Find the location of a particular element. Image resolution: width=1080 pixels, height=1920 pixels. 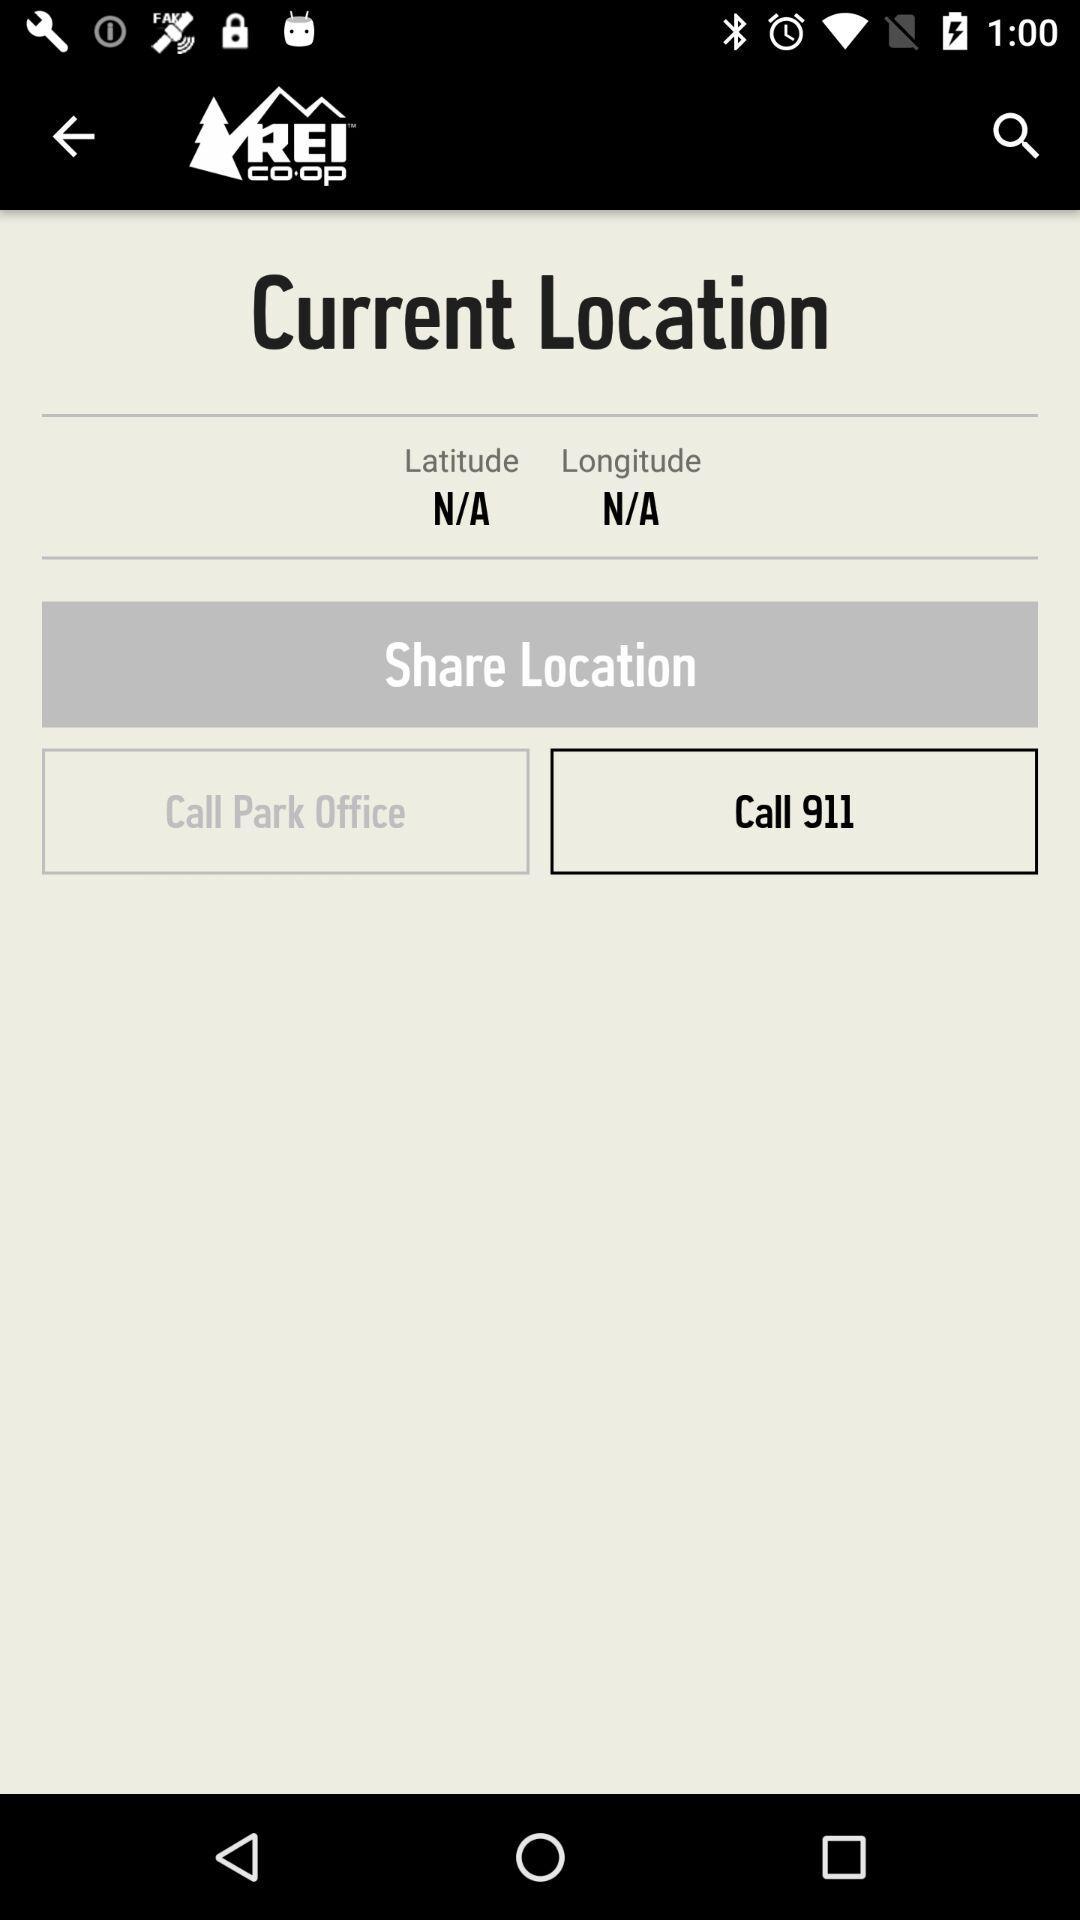

the item below the share location item is located at coordinates (793, 811).